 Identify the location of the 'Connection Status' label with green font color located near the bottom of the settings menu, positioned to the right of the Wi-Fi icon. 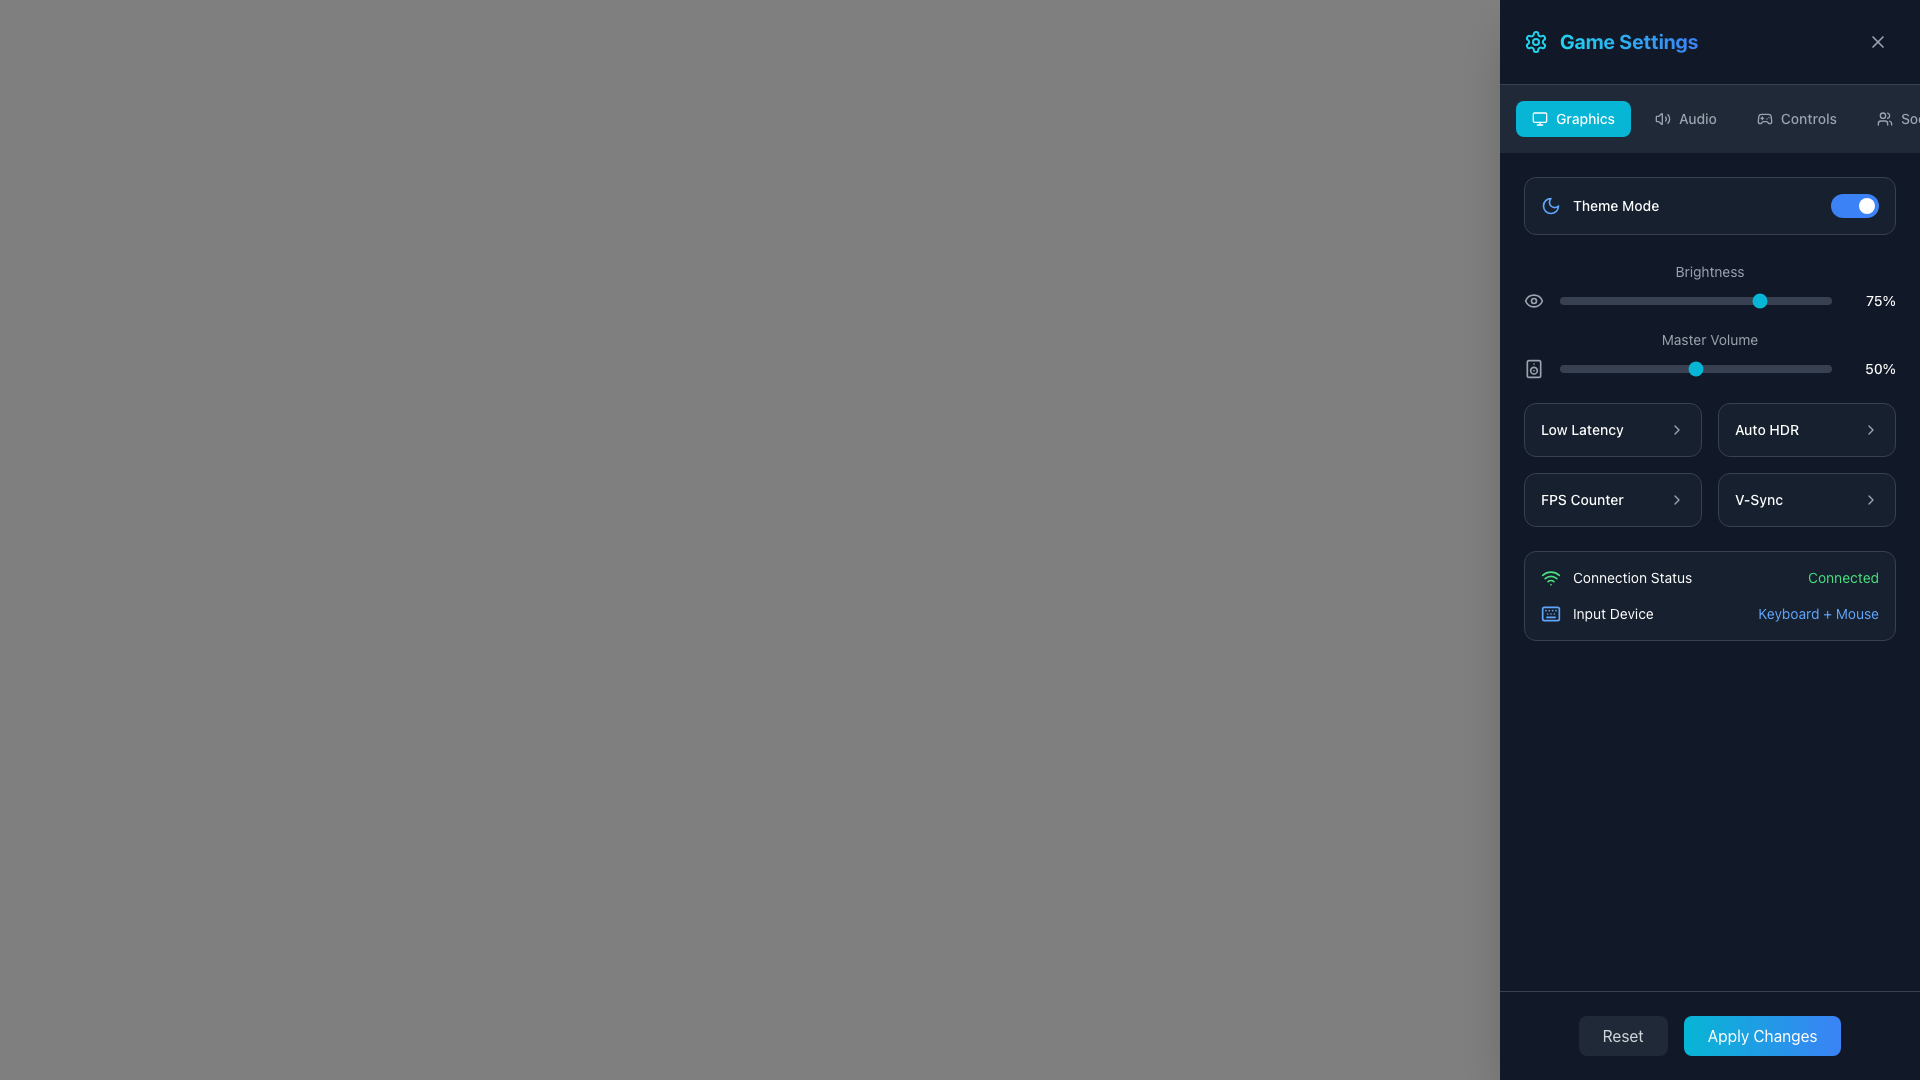
(1632, 578).